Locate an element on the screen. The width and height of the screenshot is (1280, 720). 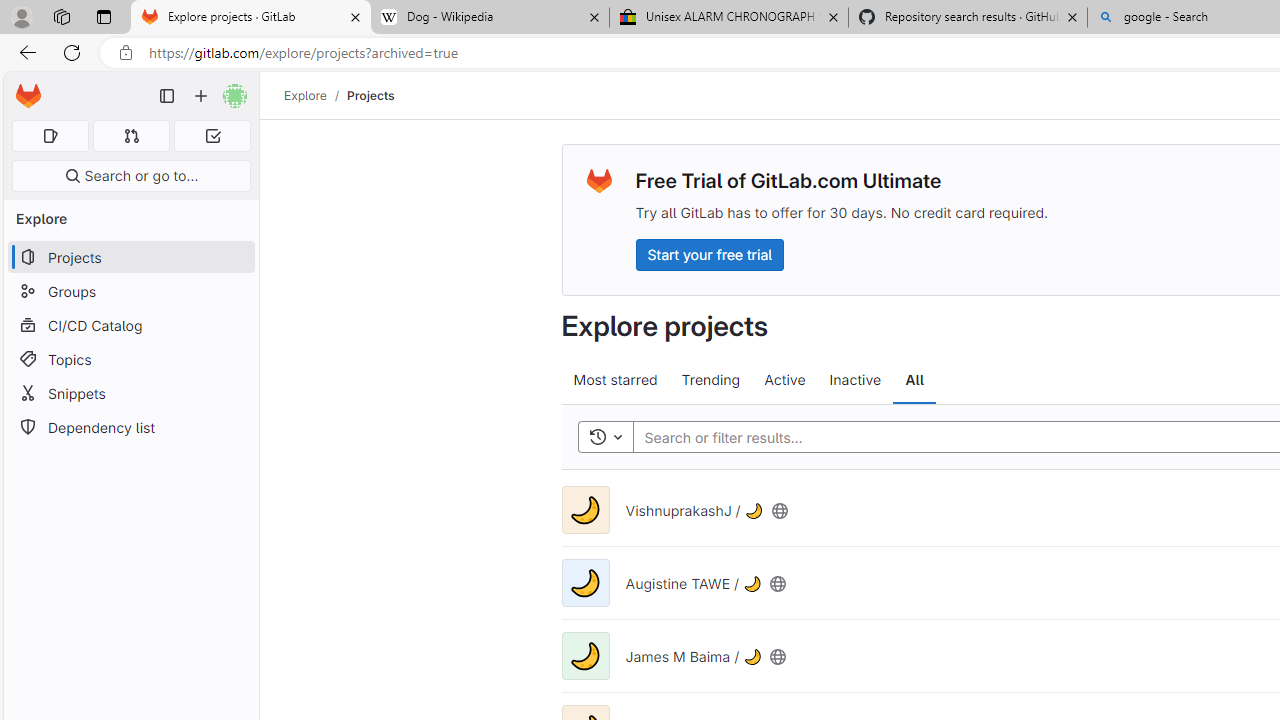
'Create new...' is located at coordinates (201, 96).